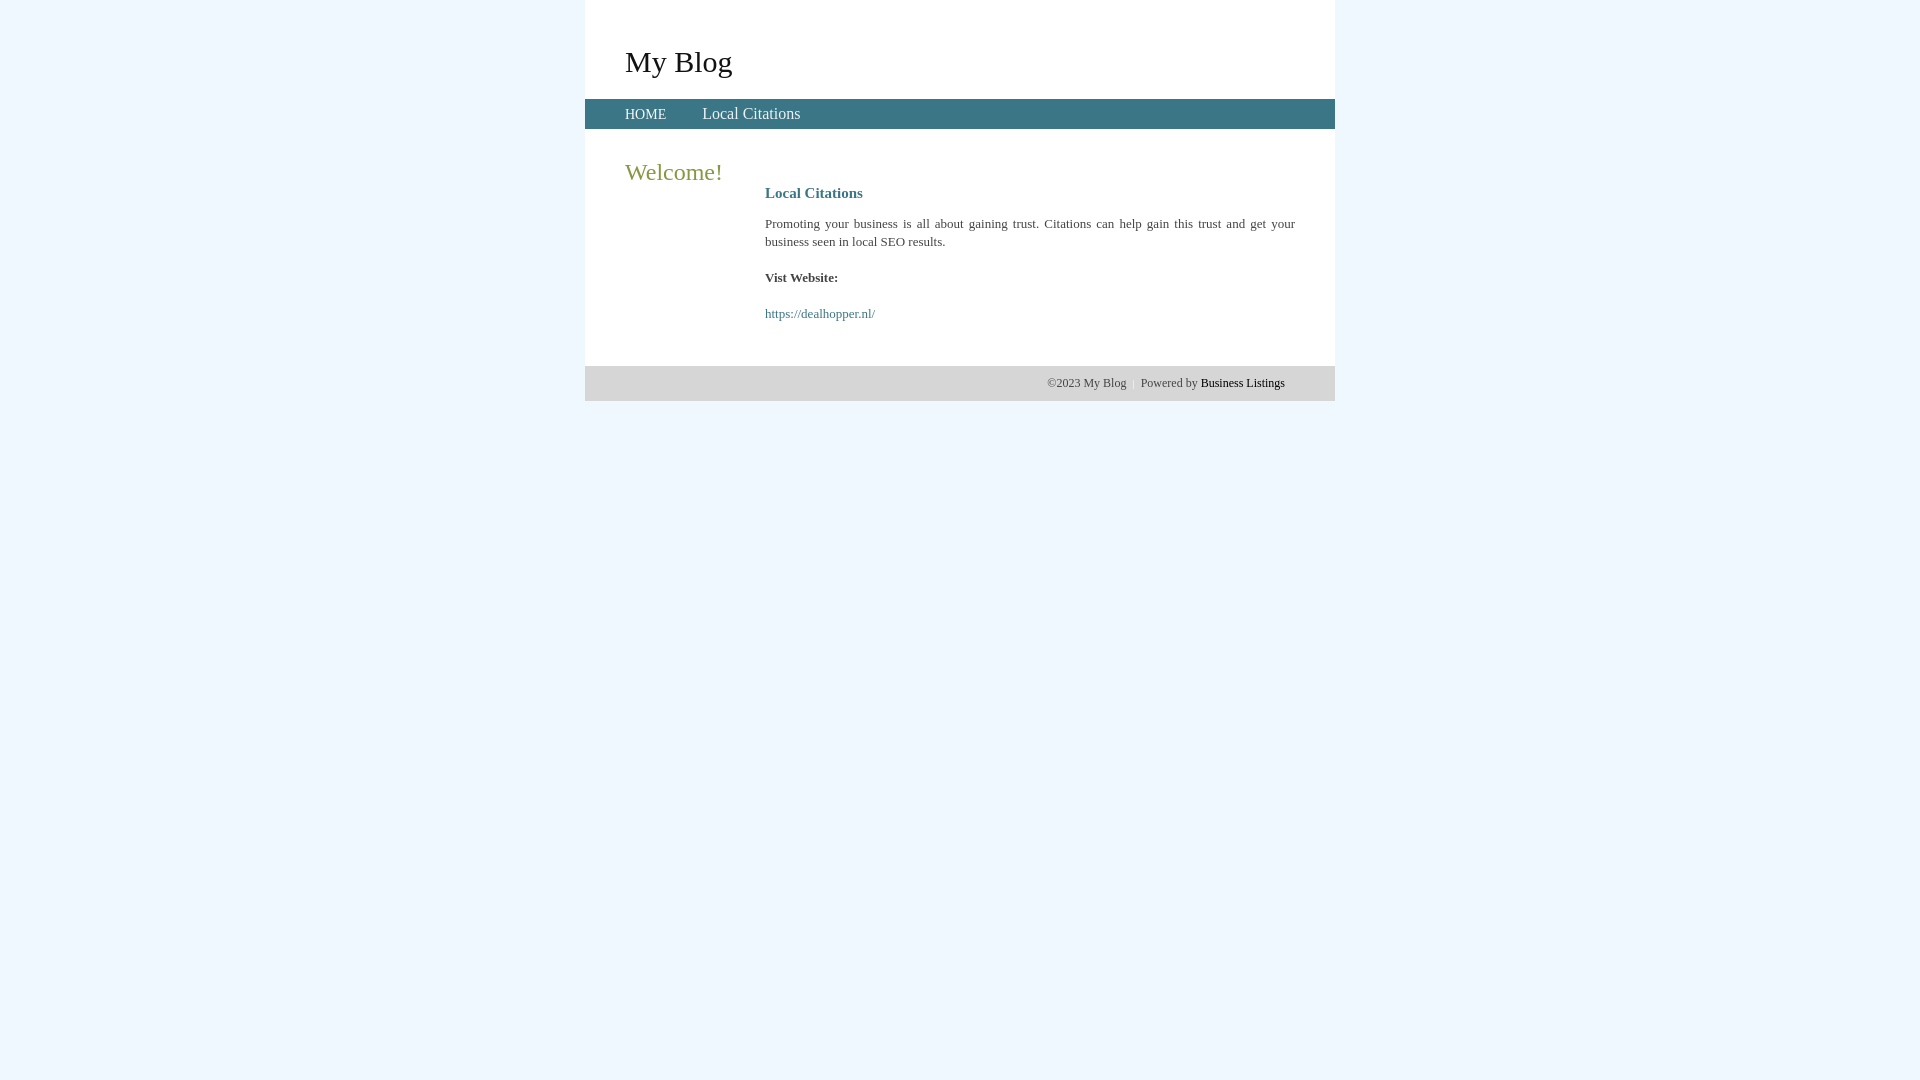  Describe the element at coordinates (820, 313) in the screenshot. I see `'https://dealhopper.nl/'` at that location.